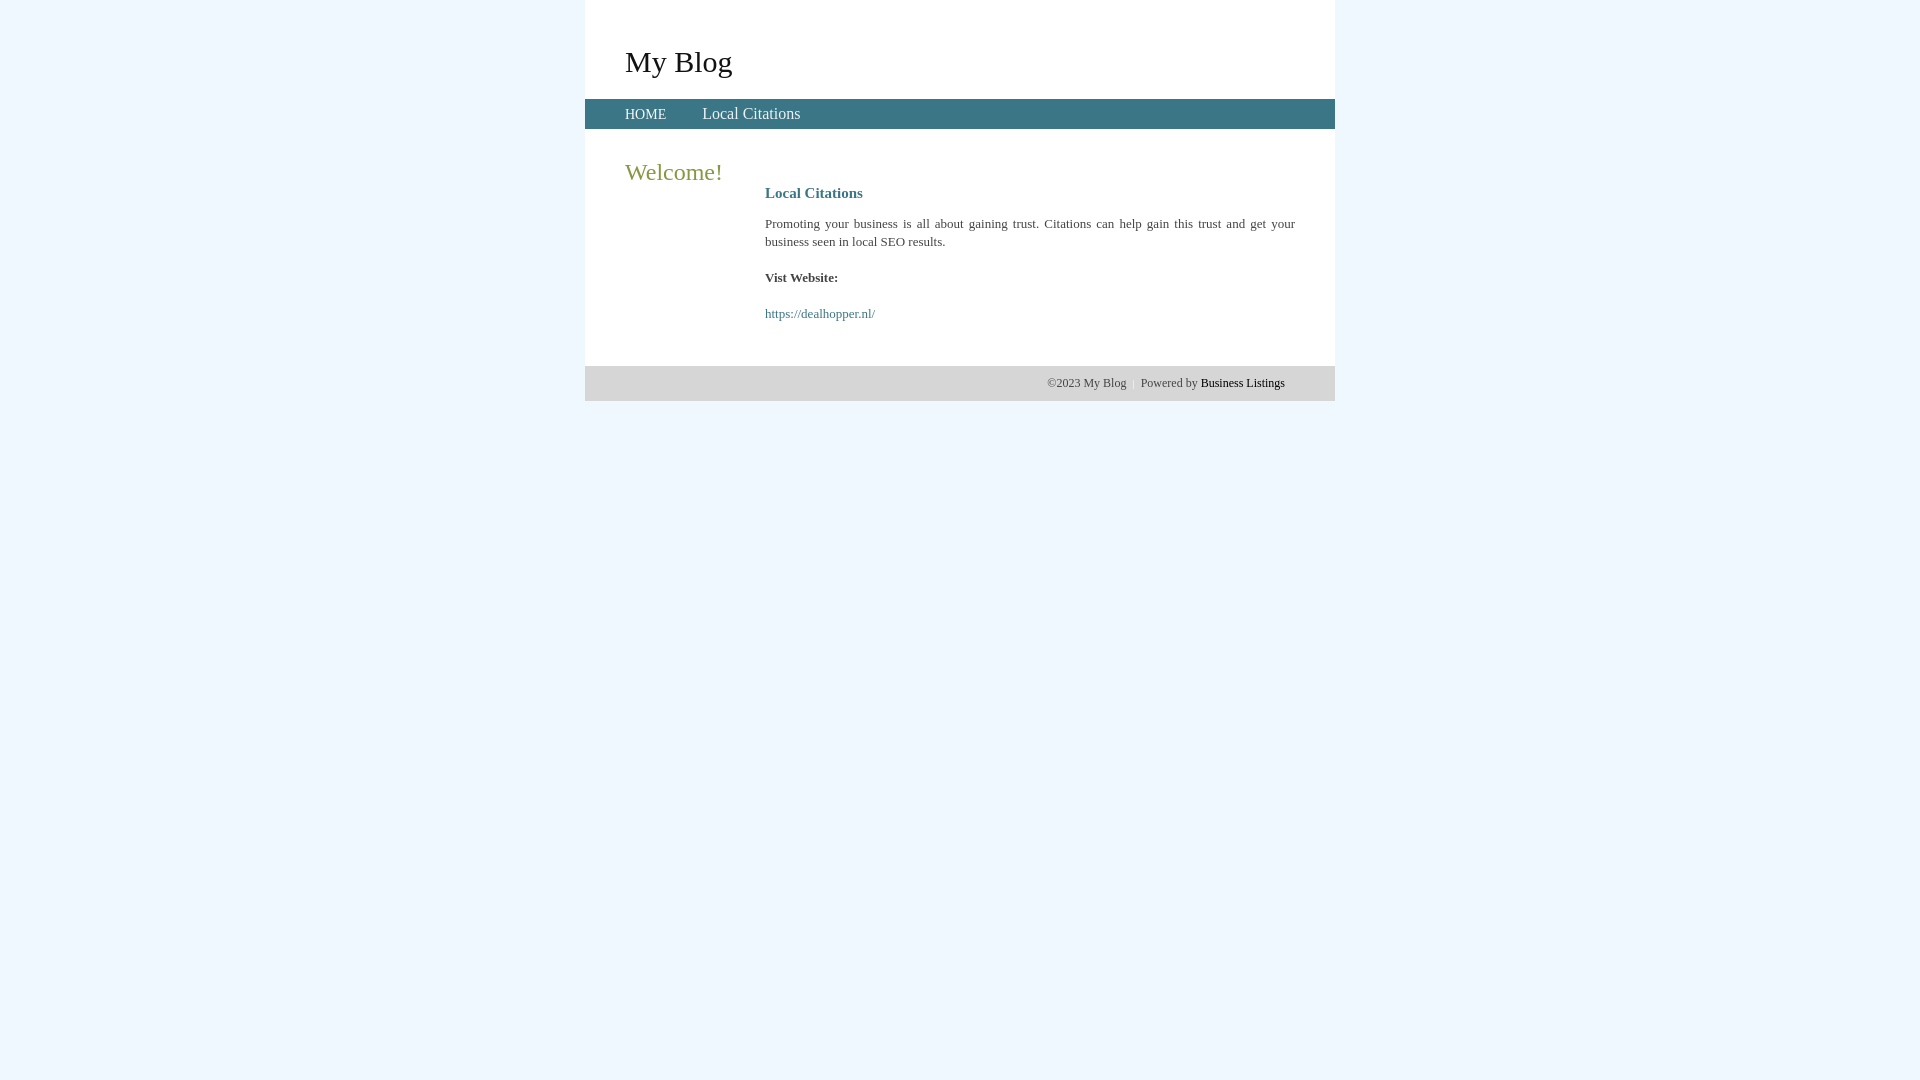  Describe the element at coordinates (820, 313) in the screenshot. I see `'https://dealhopper.nl/'` at that location.